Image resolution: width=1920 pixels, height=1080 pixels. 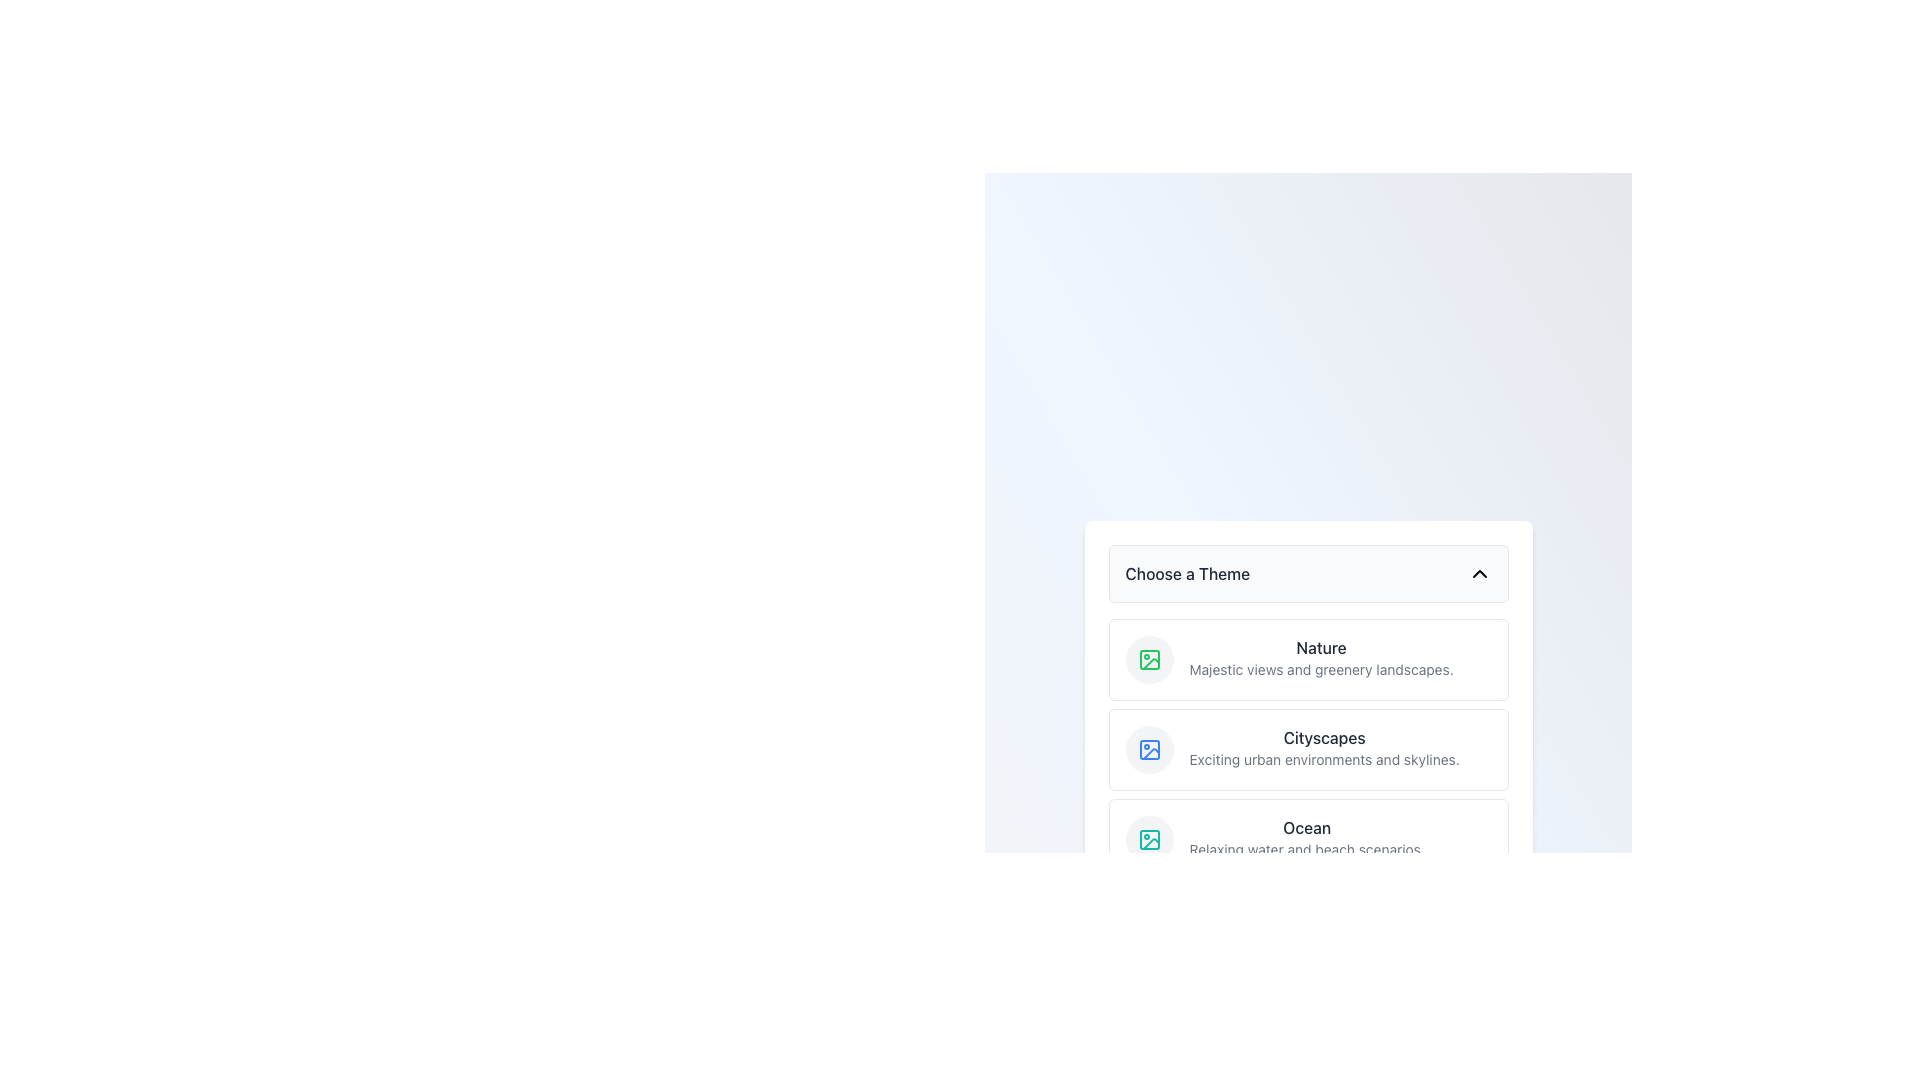 What do you see at coordinates (1149, 840) in the screenshot?
I see `the teal rectangular SVG graphic element with rounded corners in the 'Ocean' theme block located at the bottom of the theme selection interface` at bounding box center [1149, 840].